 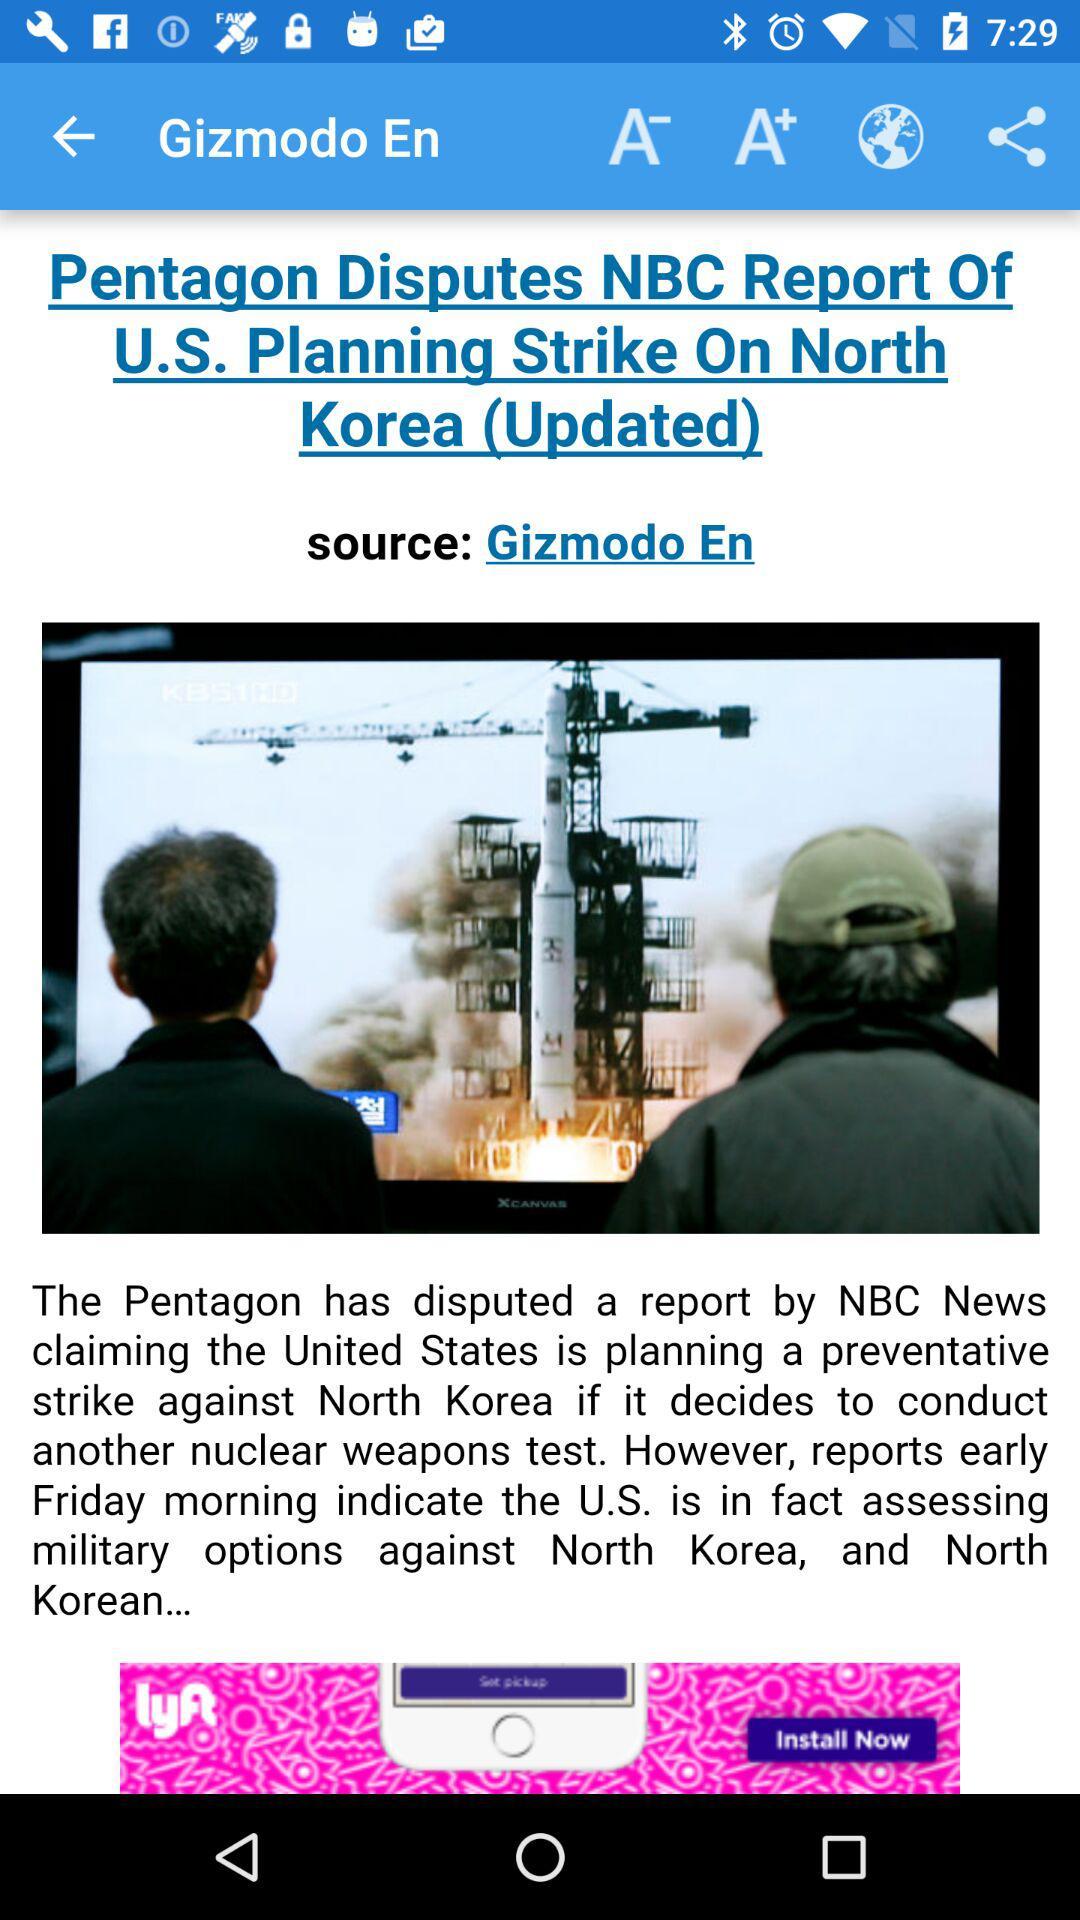 What do you see at coordinates (540, 1727) in the screenshot?
I see `open advertisement` at bounding box center [540, 1727].